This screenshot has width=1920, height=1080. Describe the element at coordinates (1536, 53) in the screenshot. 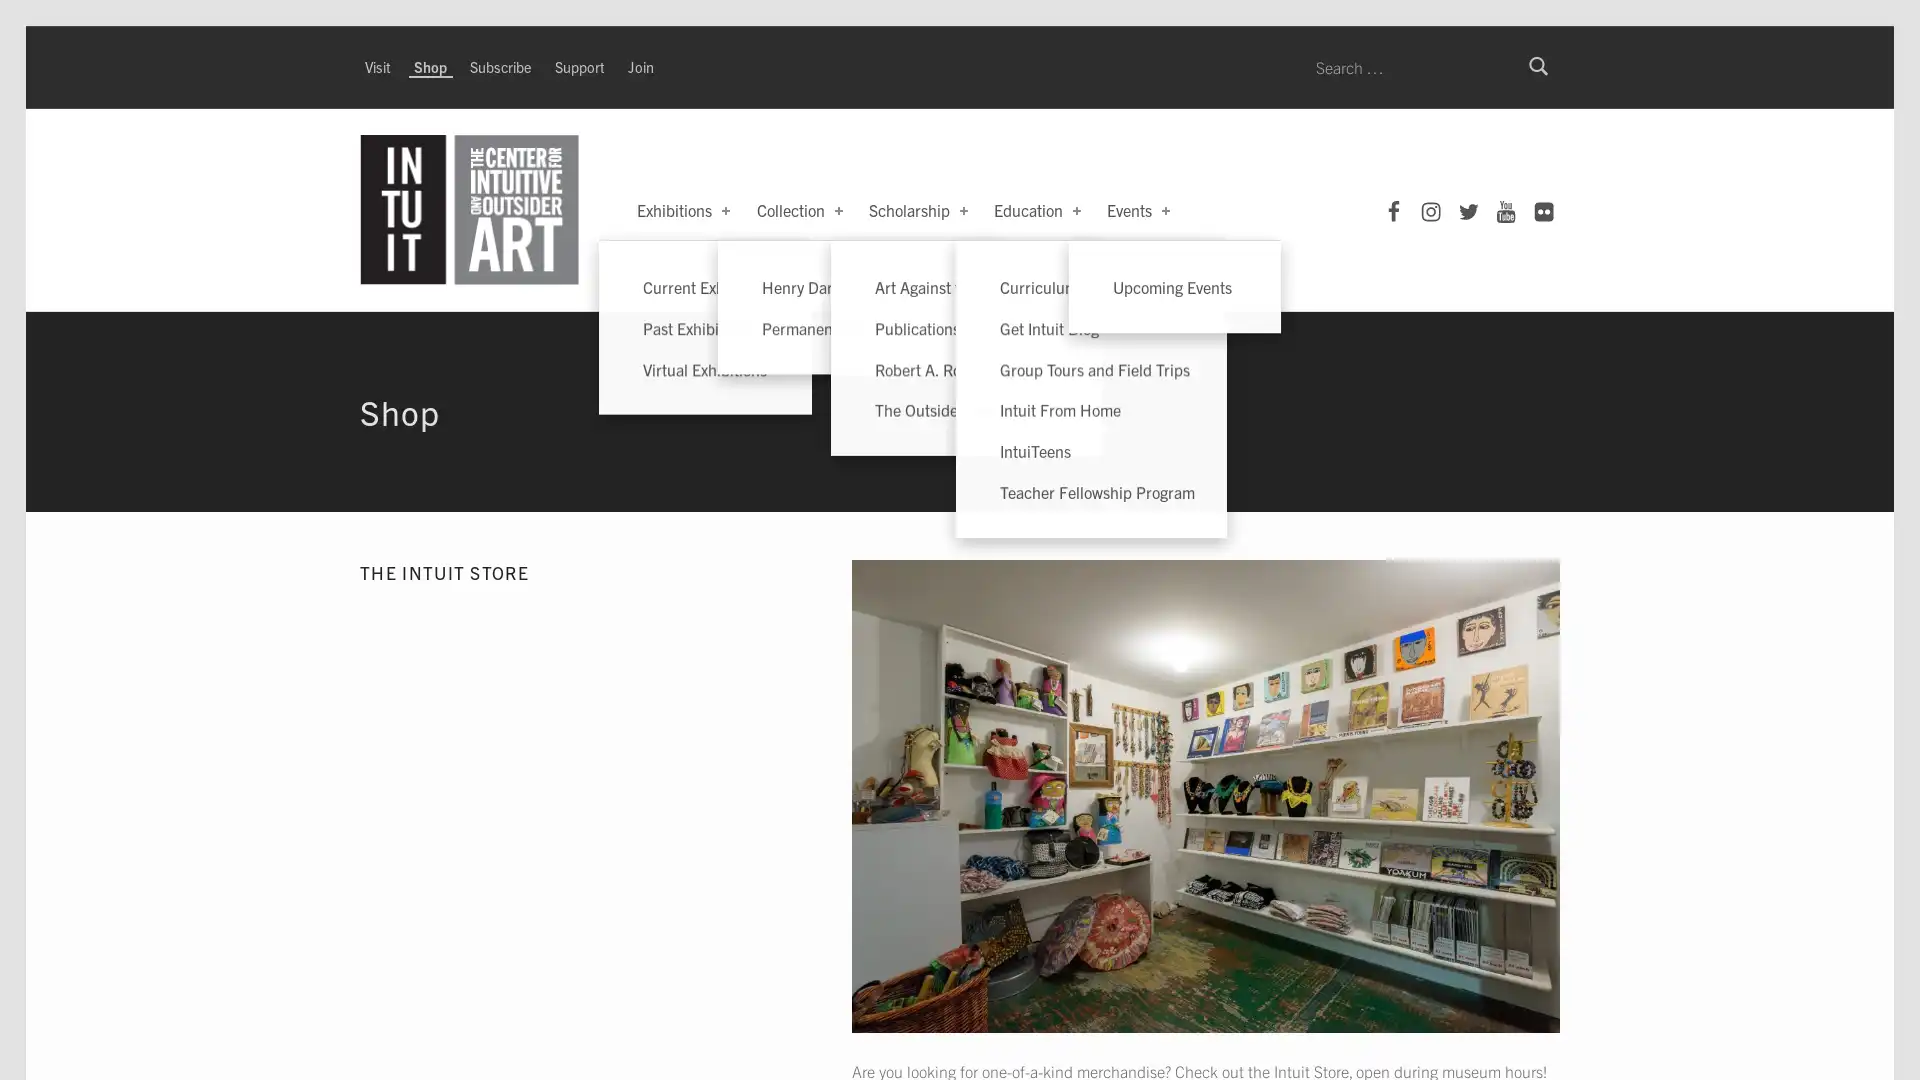

I see `Search` at that location.